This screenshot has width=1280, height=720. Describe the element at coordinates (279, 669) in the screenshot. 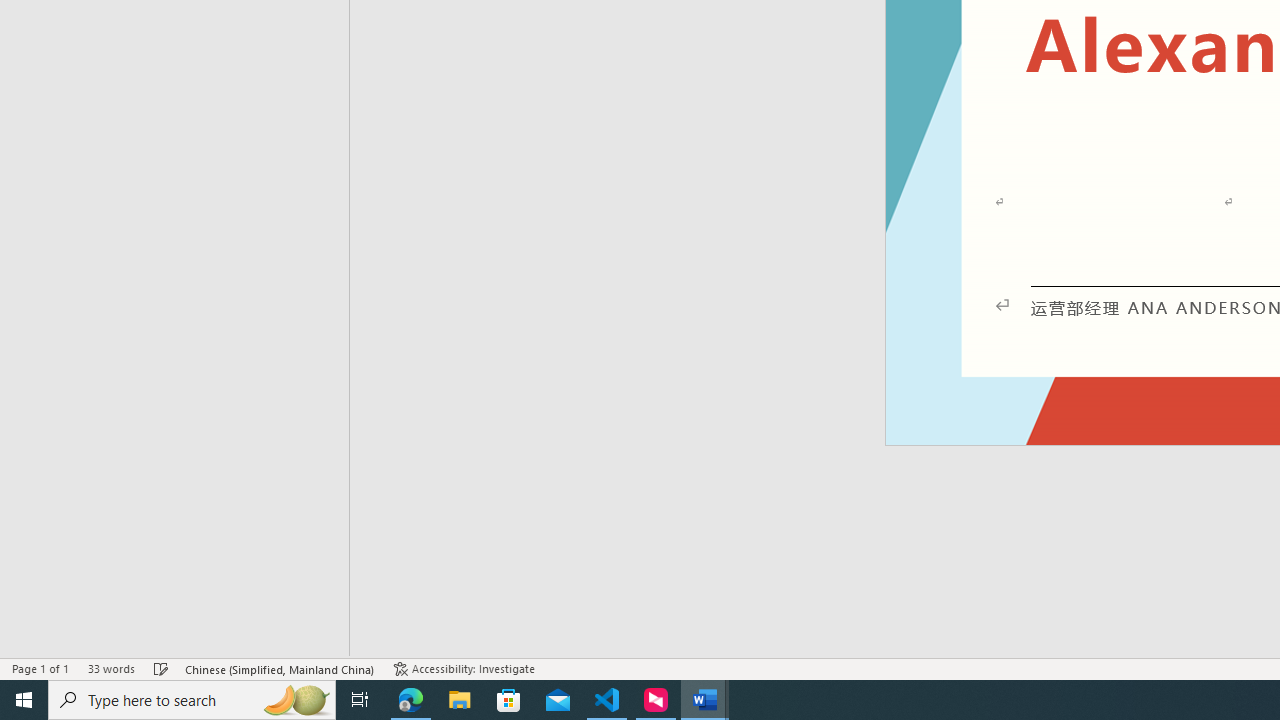

I see `'Language Chinese (Simplified, Mainland China)'` at that location.